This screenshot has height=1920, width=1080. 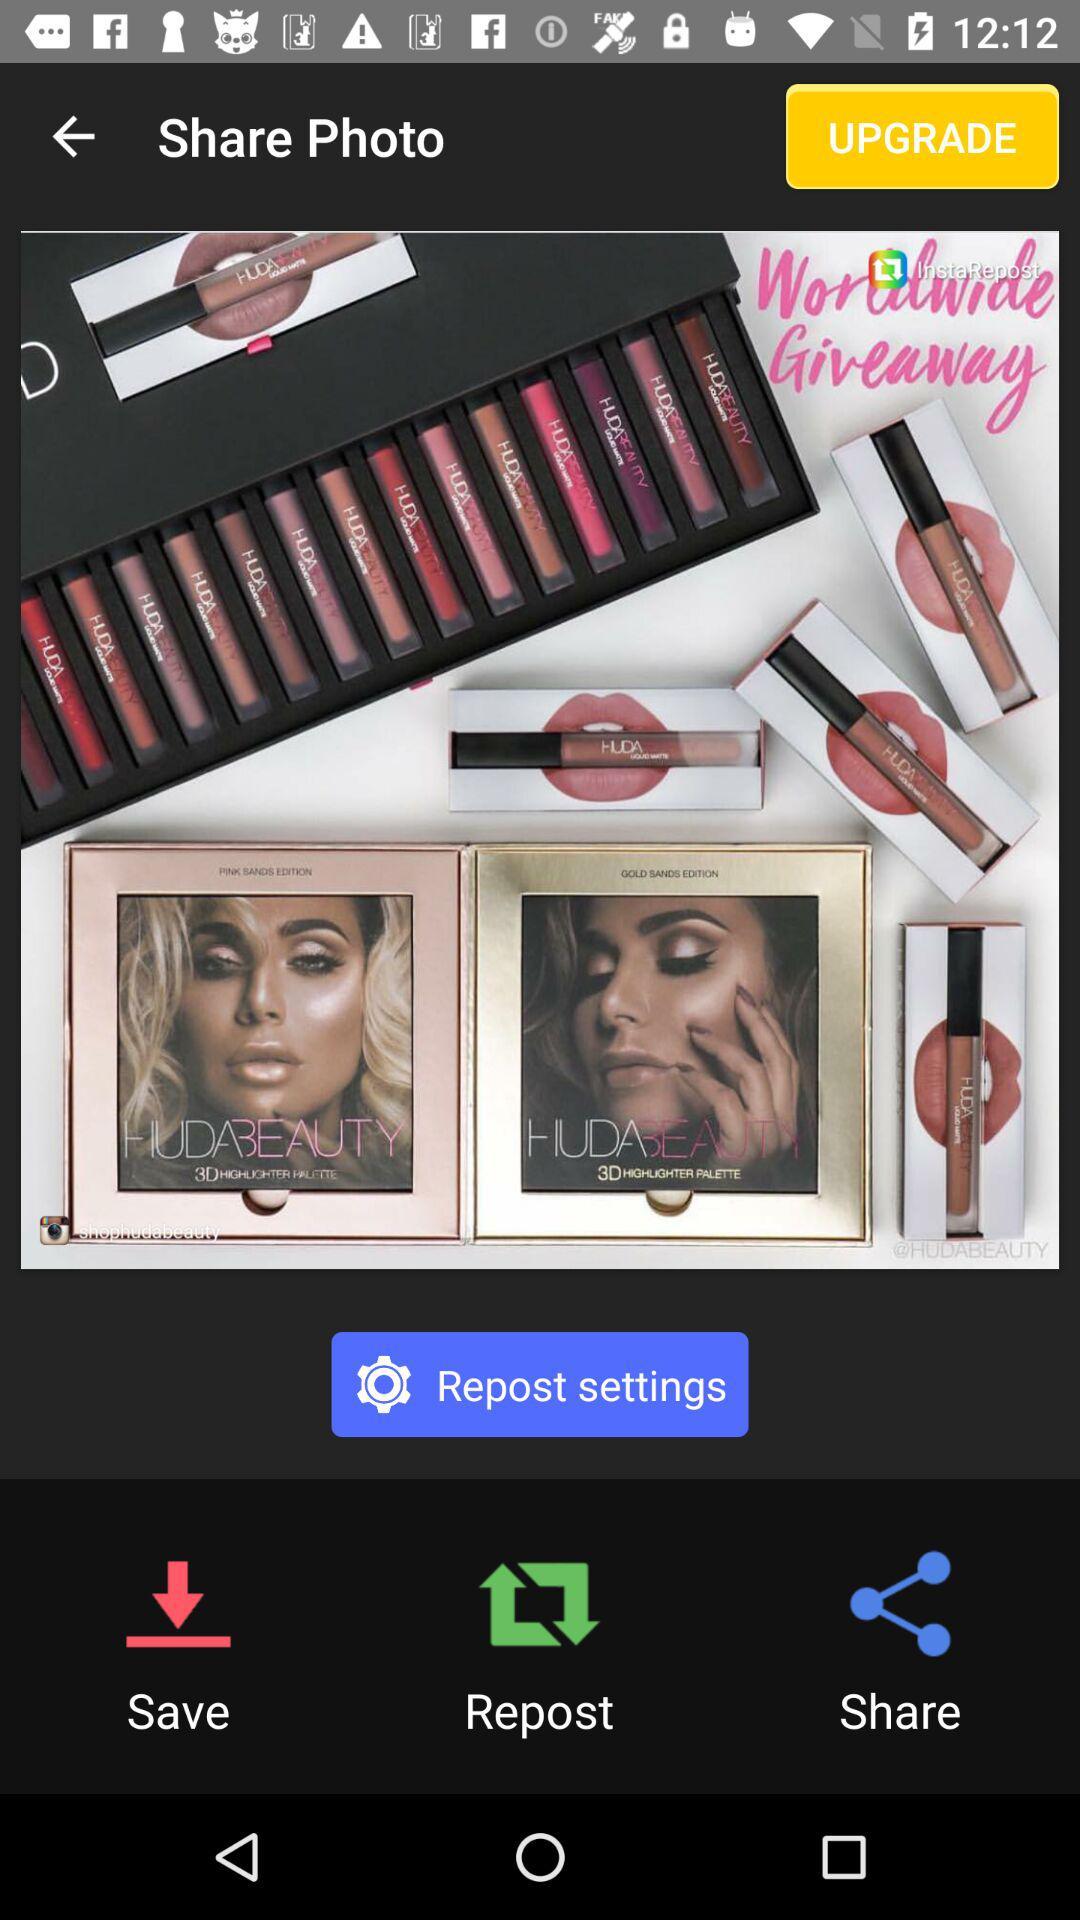 I want to click on the item next to share photo item, so click(x=72, y=135).